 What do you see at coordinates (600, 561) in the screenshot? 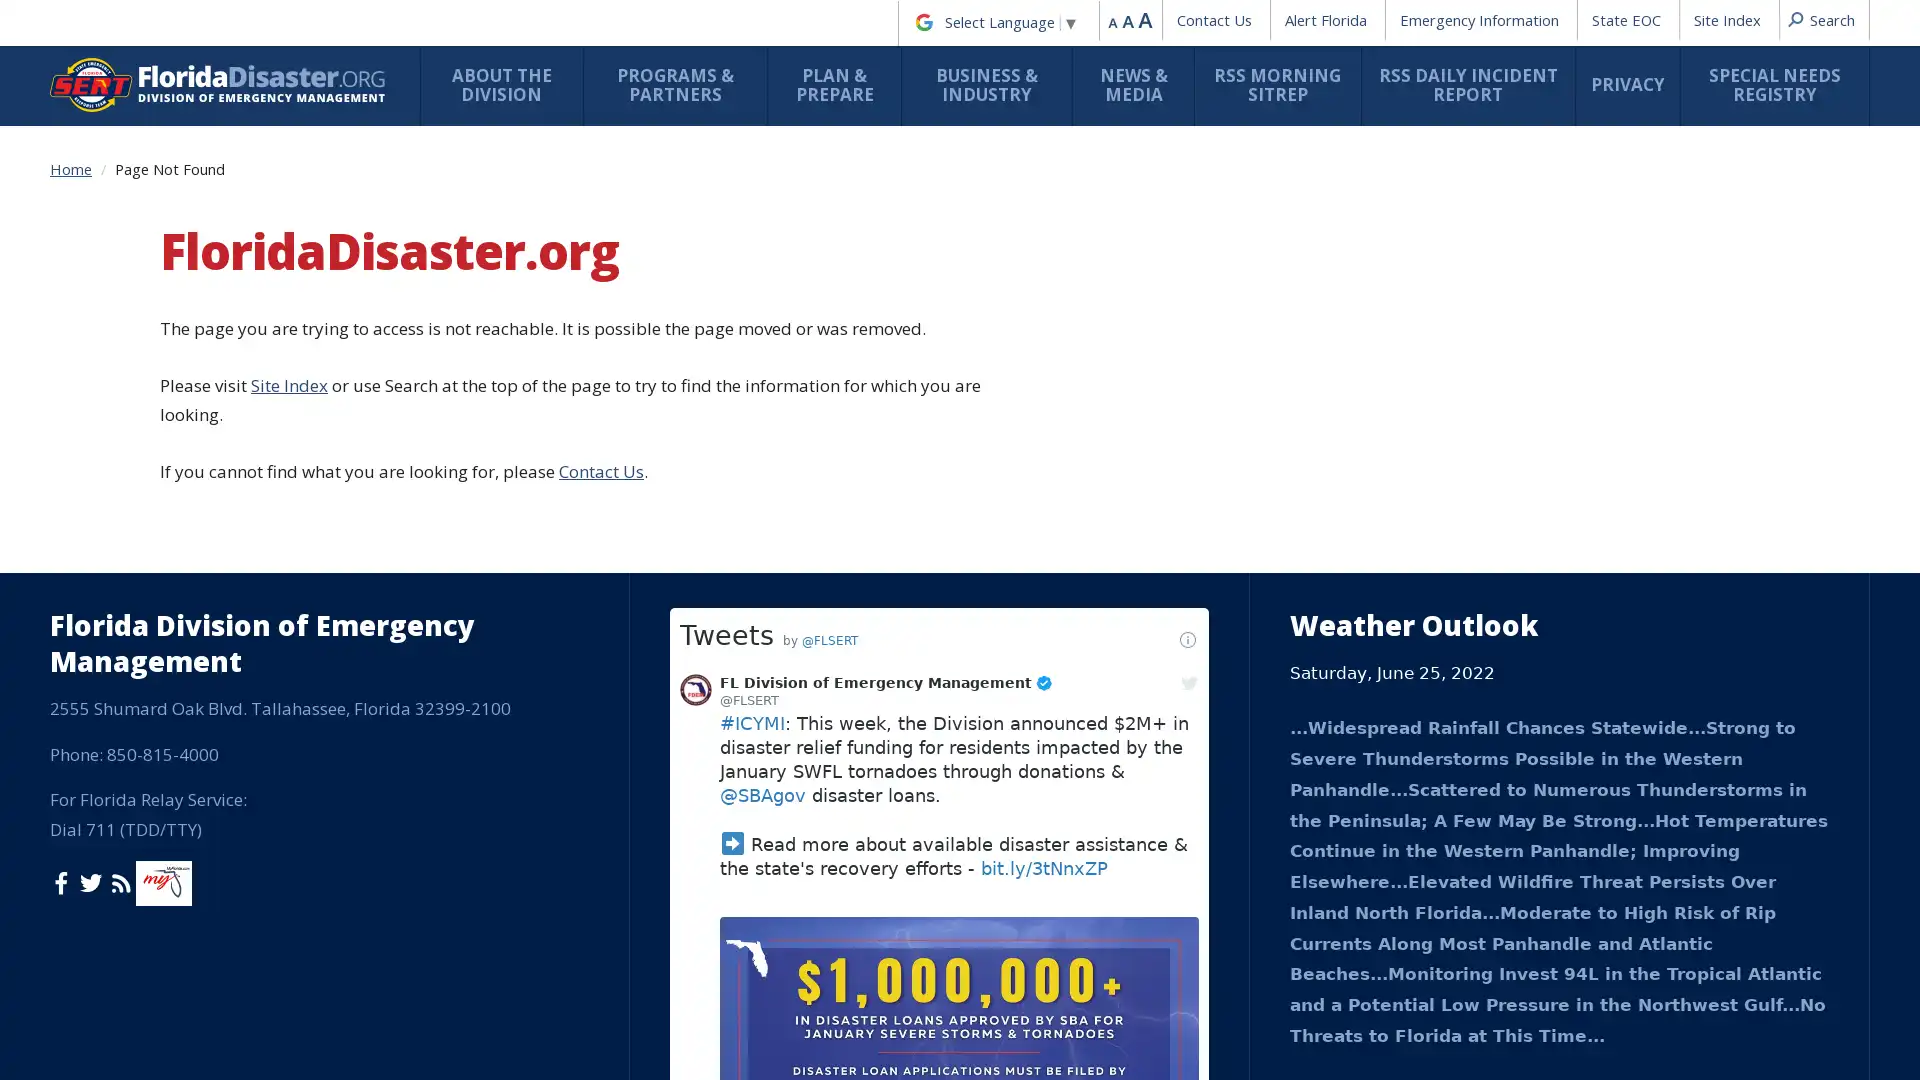
I see `Toggle More` at bounding box center [600, 561].